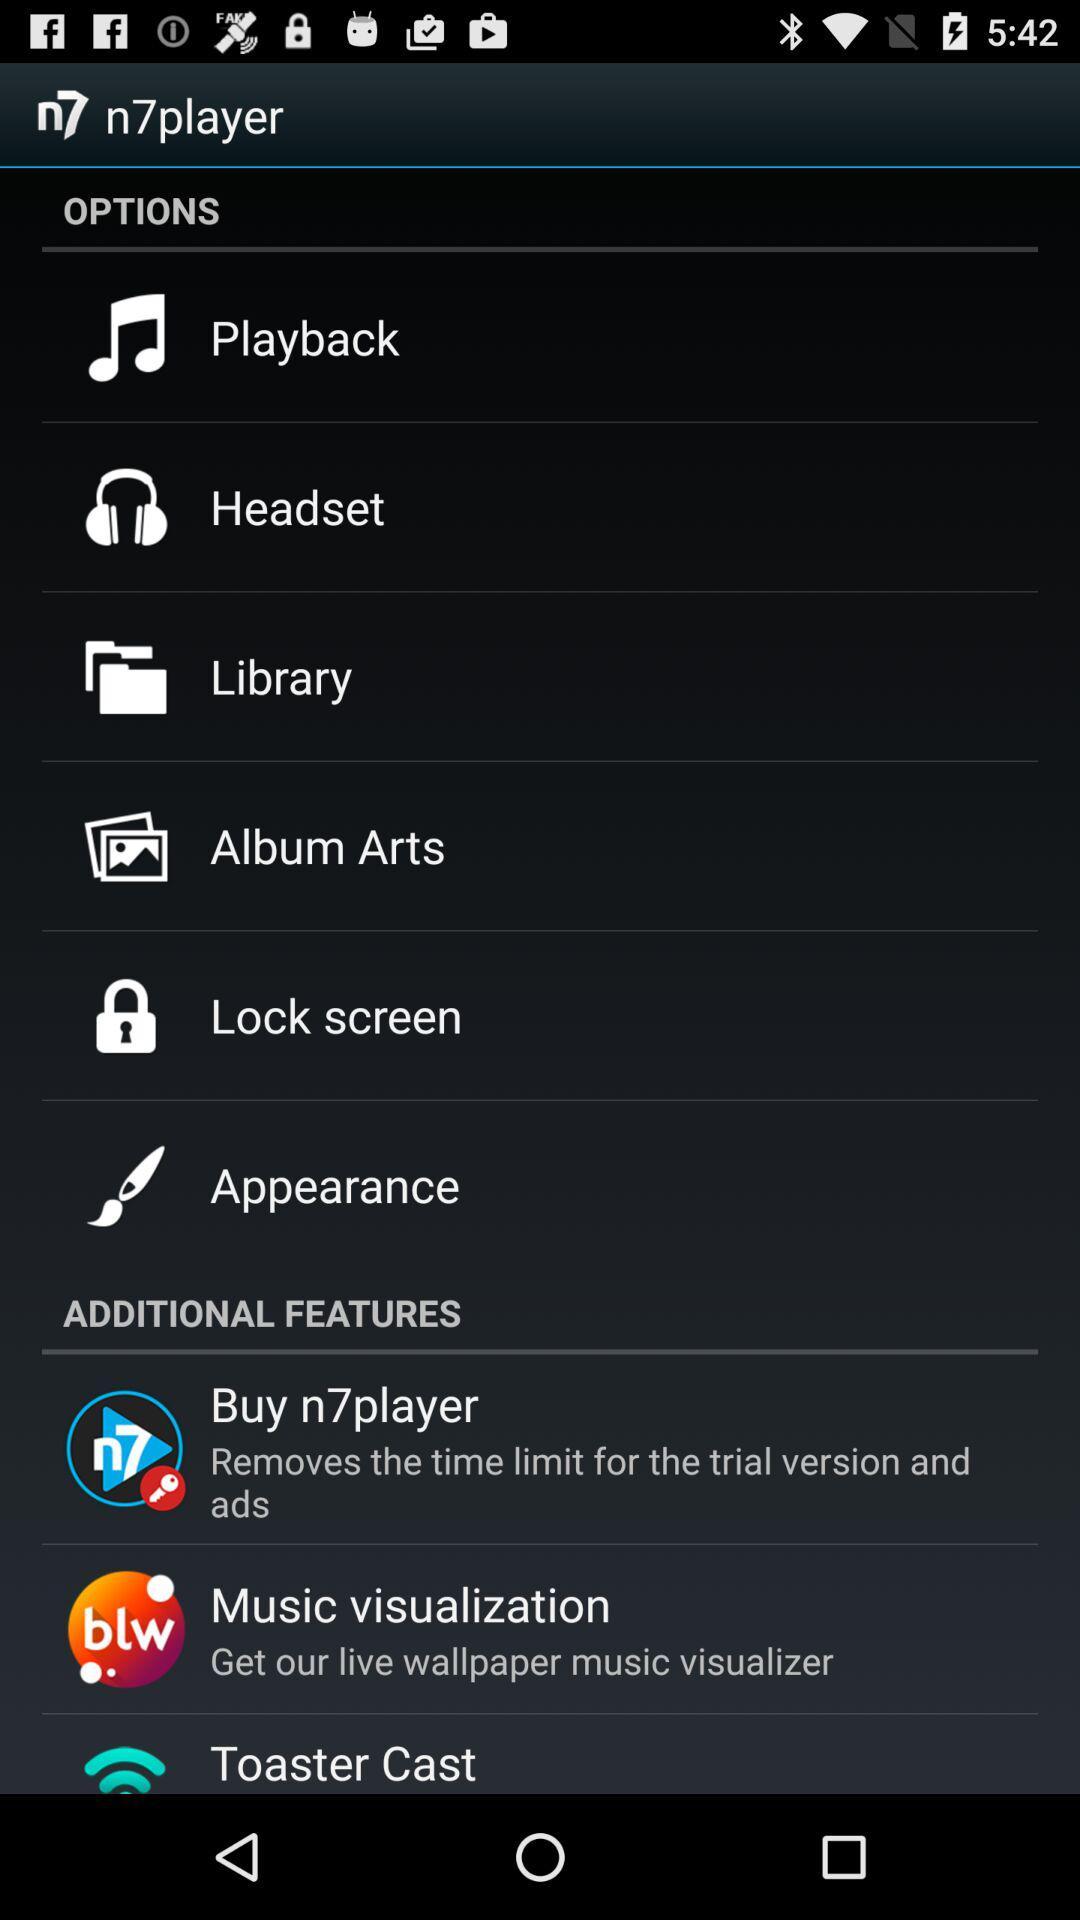  I want to click on app above the removes the time, so click(343, 1402).